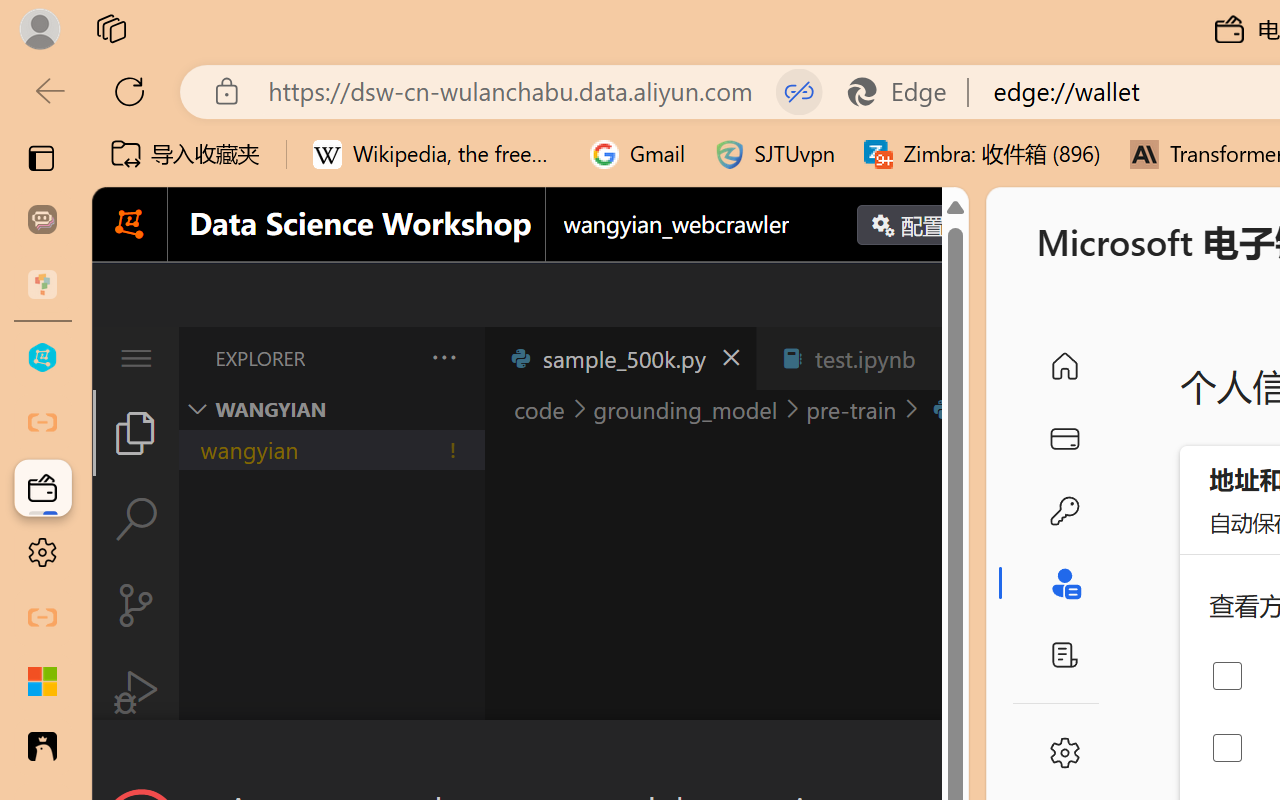  Describe the element at coordinates (773, 154) in the screenshot. I see `'SJTUvpn'` at that location.